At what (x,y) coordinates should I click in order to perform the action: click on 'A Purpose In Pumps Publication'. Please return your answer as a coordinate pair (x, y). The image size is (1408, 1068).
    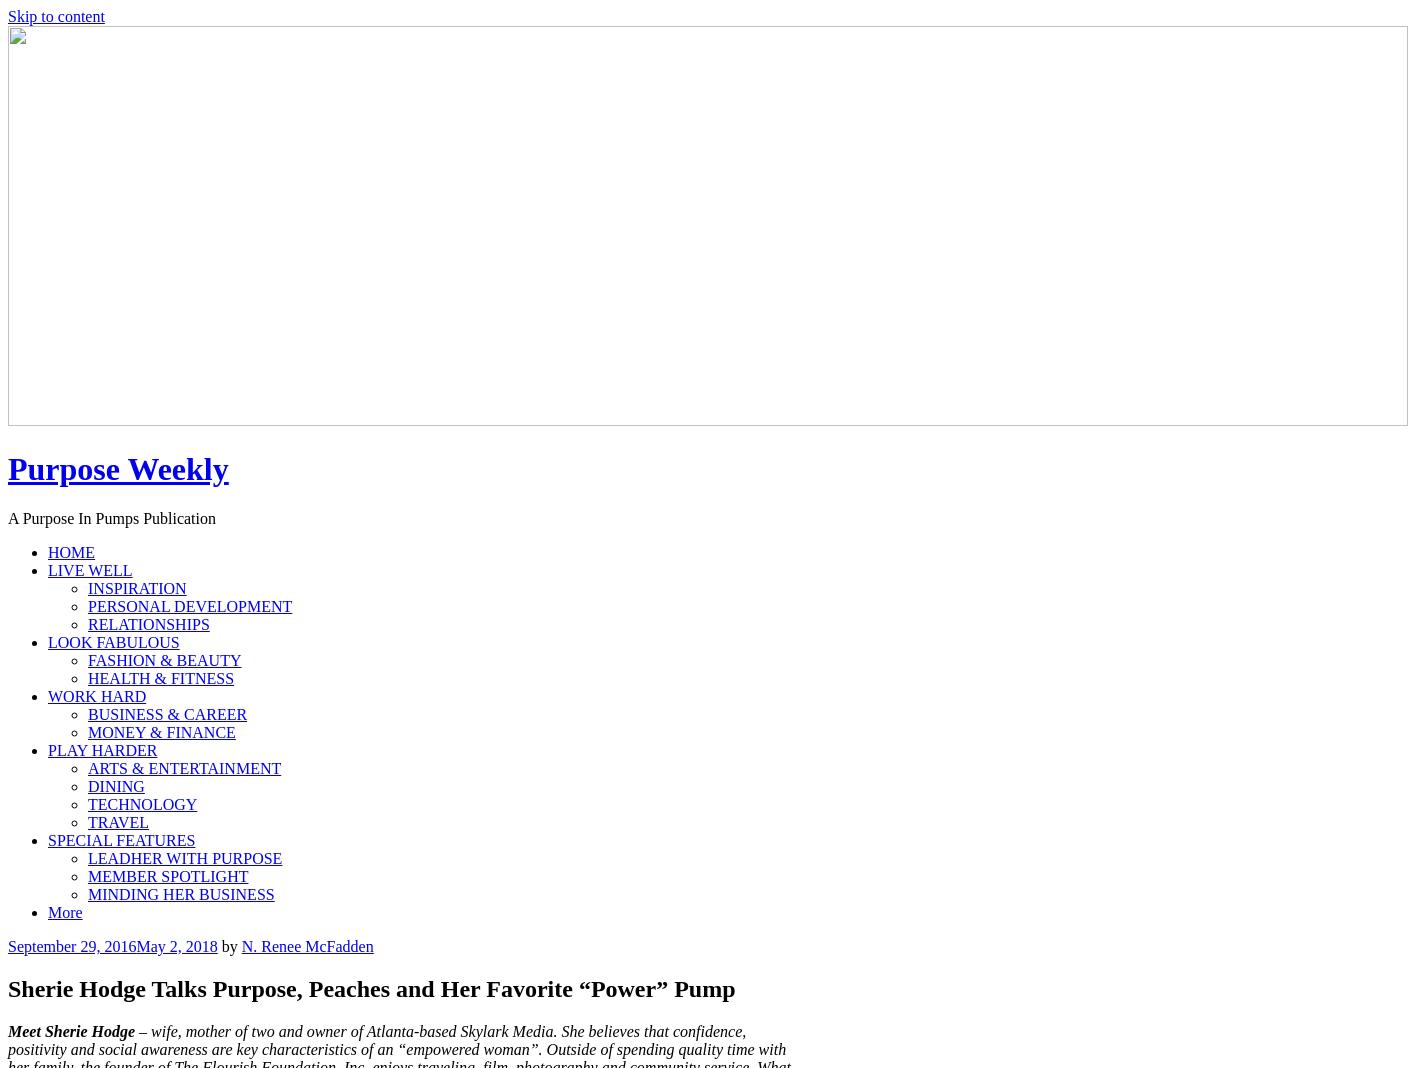
    Looking at the image, I should click on (111, 517).